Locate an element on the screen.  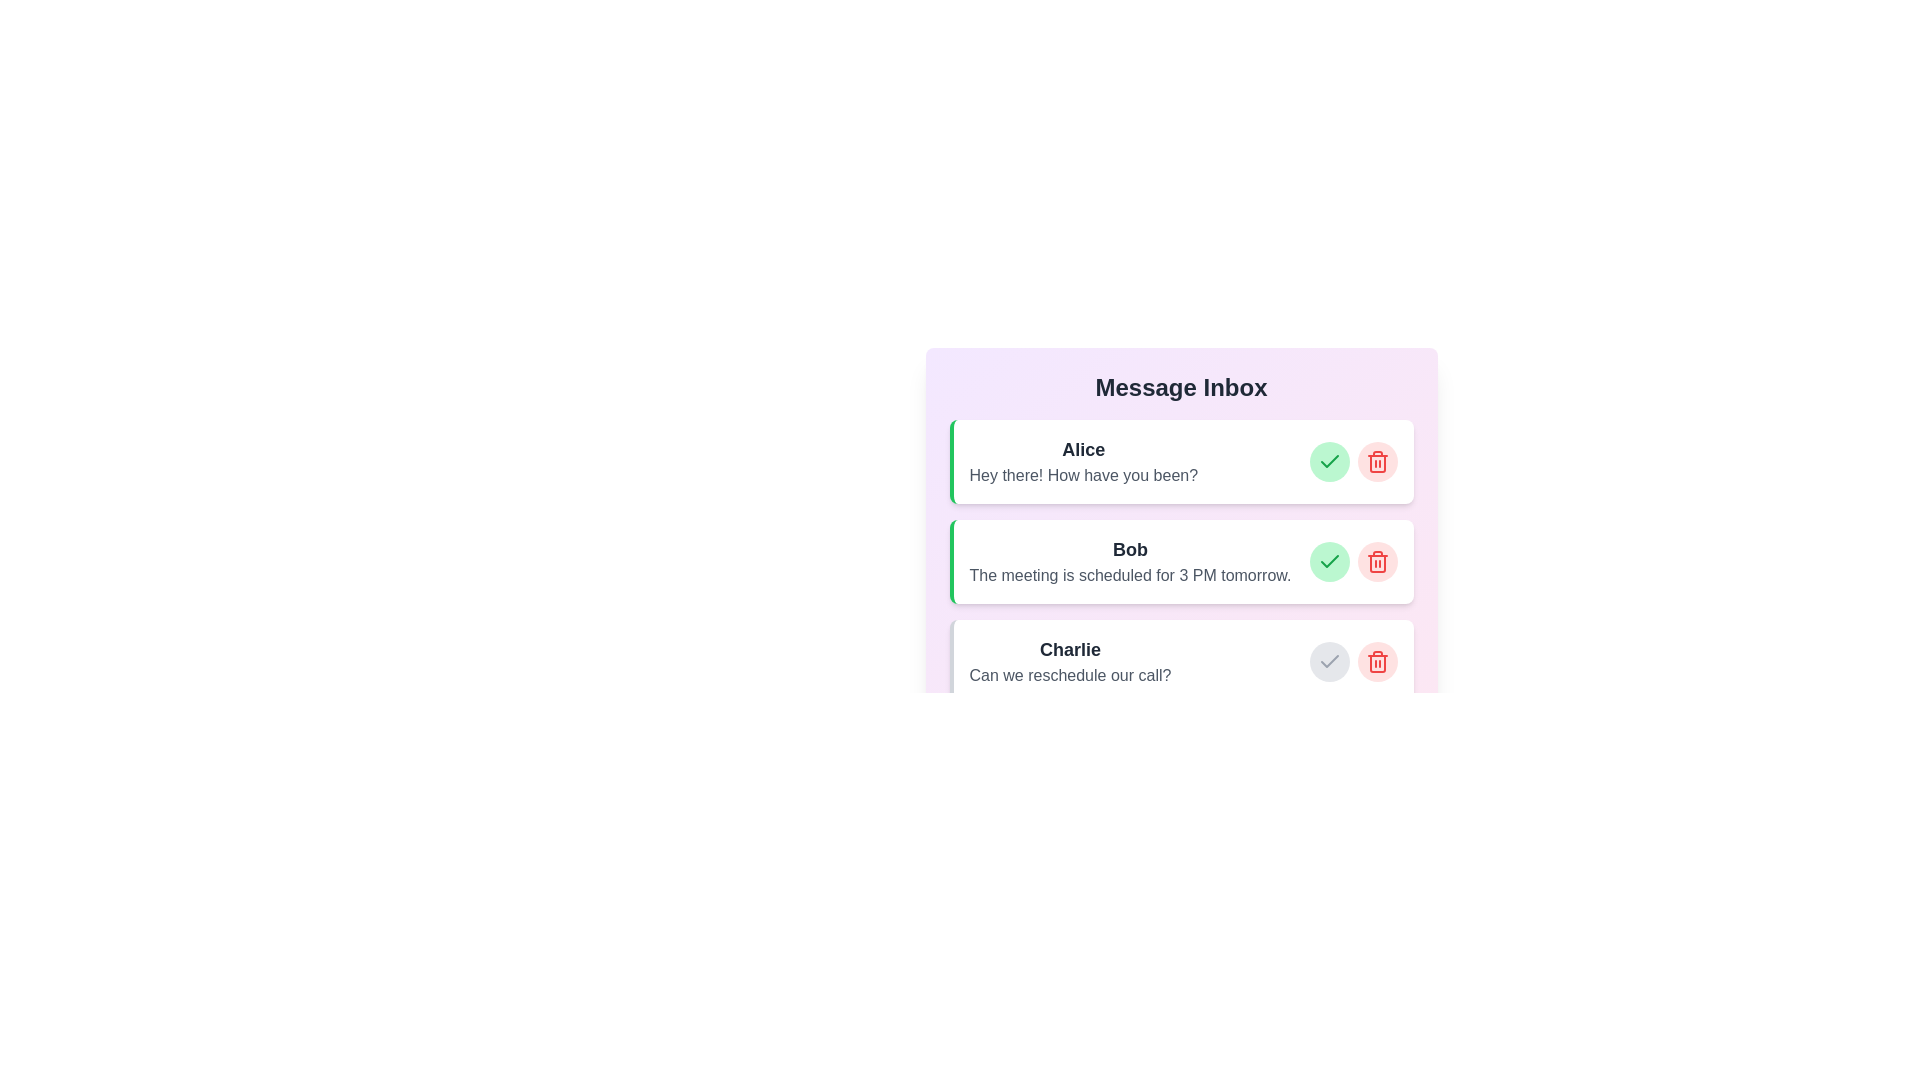
the check button of the message with sender Charlie to toggle its status is located at coordinates (1329, 662).